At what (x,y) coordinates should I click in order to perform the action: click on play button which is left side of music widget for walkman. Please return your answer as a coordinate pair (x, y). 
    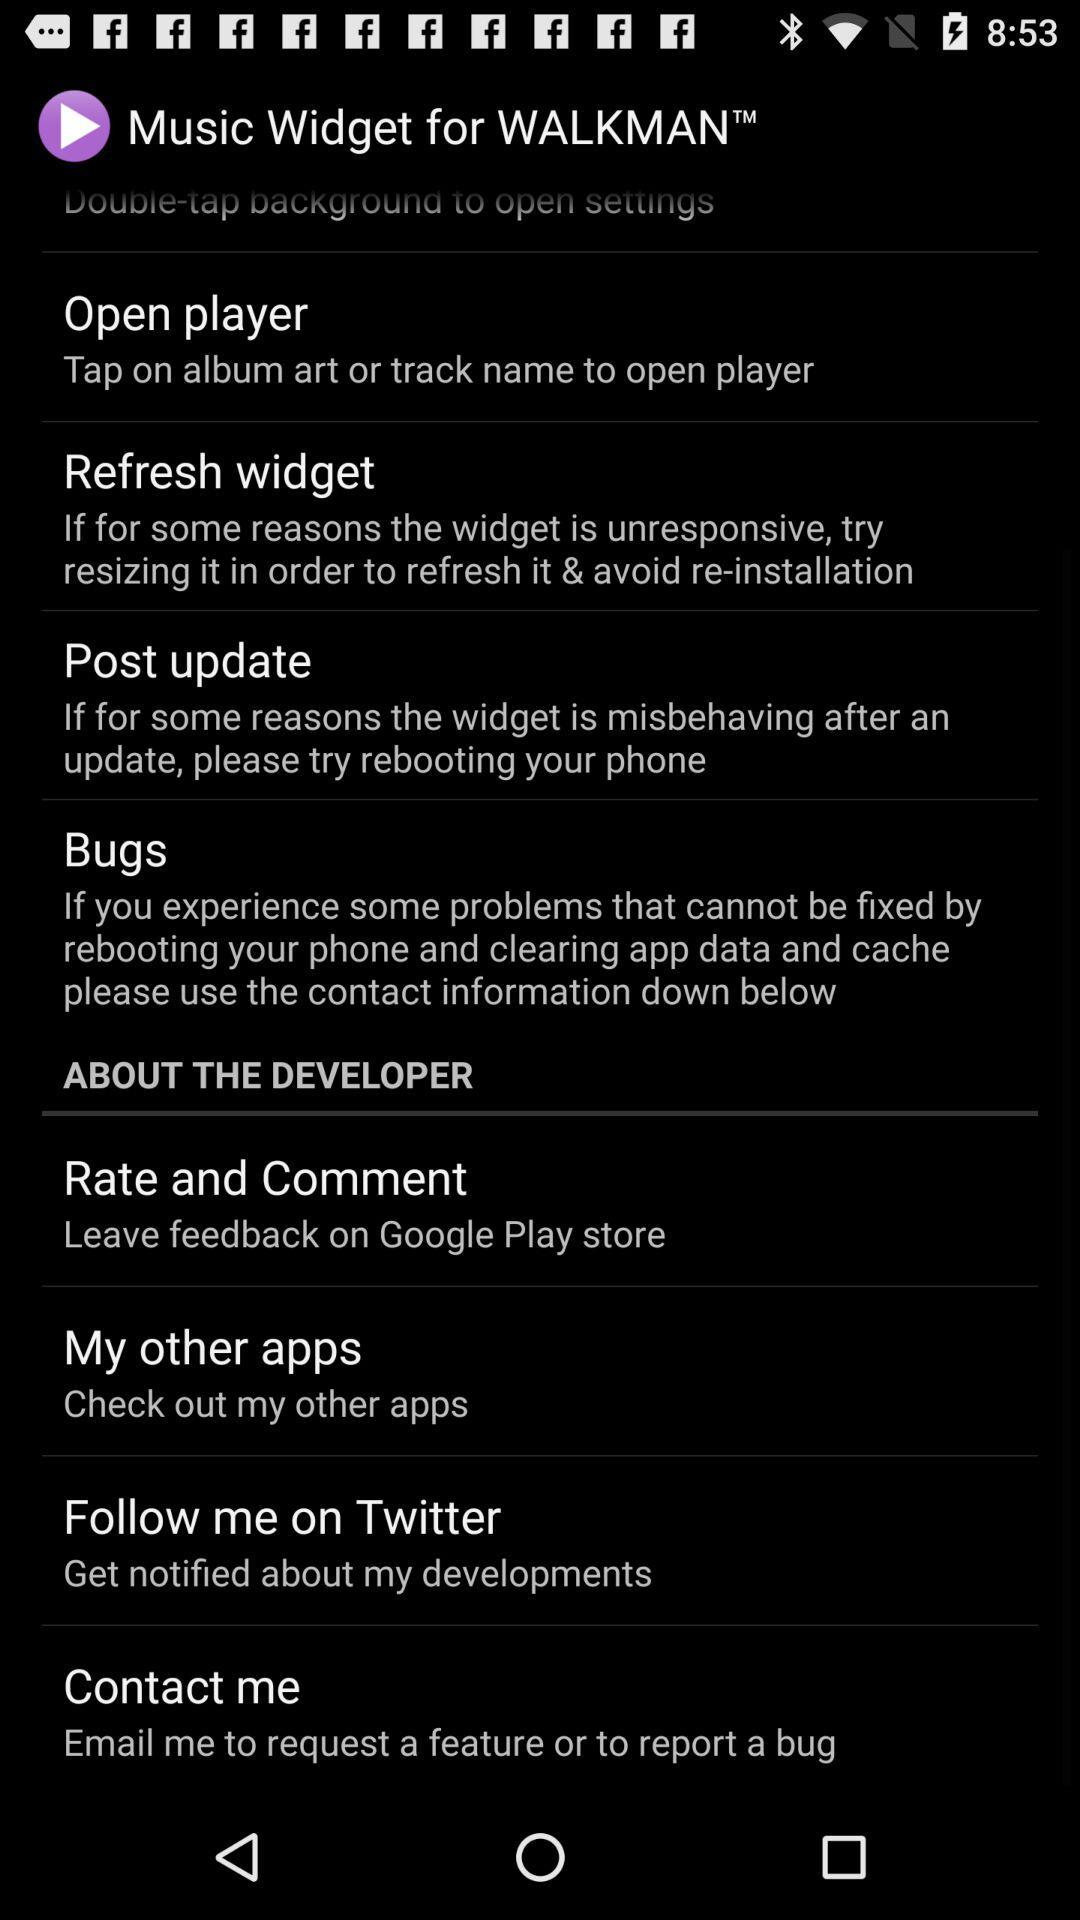
    Looking at the image, I should click on (73, 124).